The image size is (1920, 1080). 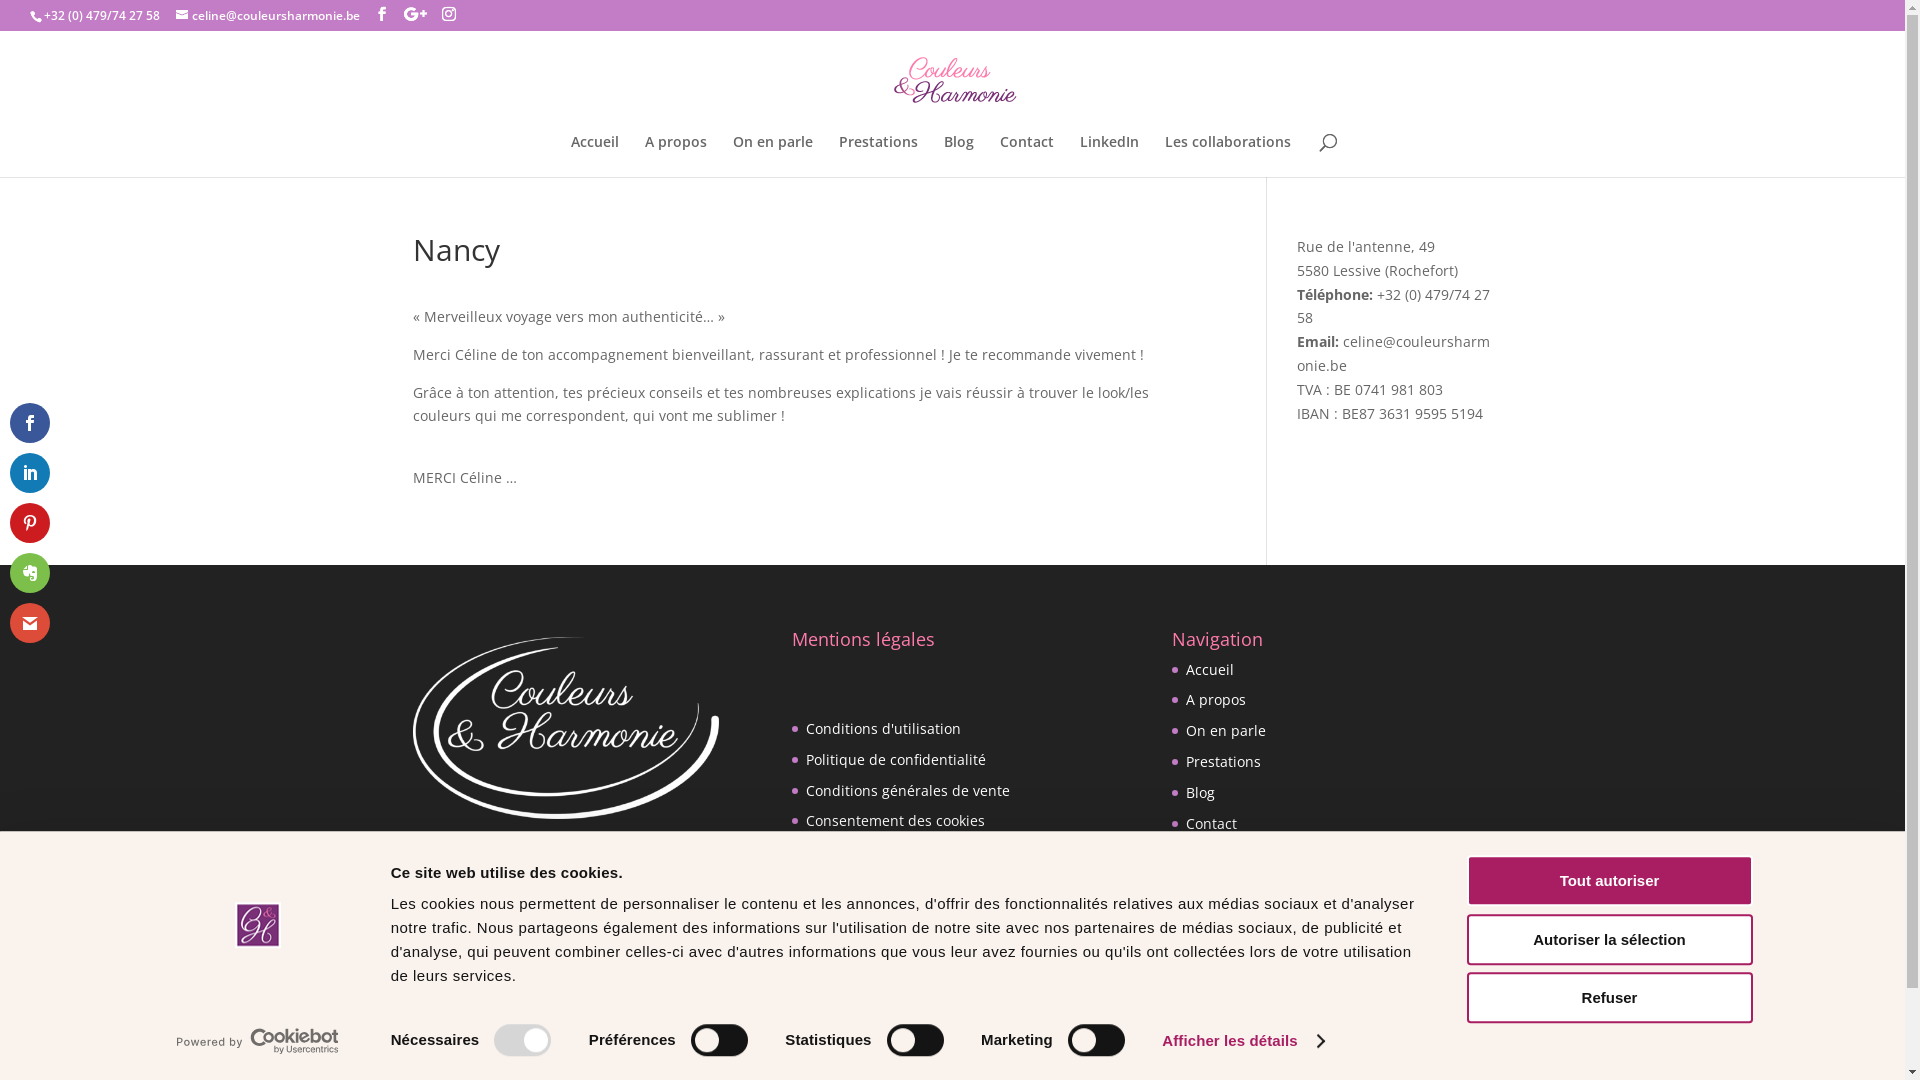 What do you see at coordinates (894, 820) in the screenshot?
I see `'Consentement des cookies'` at bounding box center [894, 820].